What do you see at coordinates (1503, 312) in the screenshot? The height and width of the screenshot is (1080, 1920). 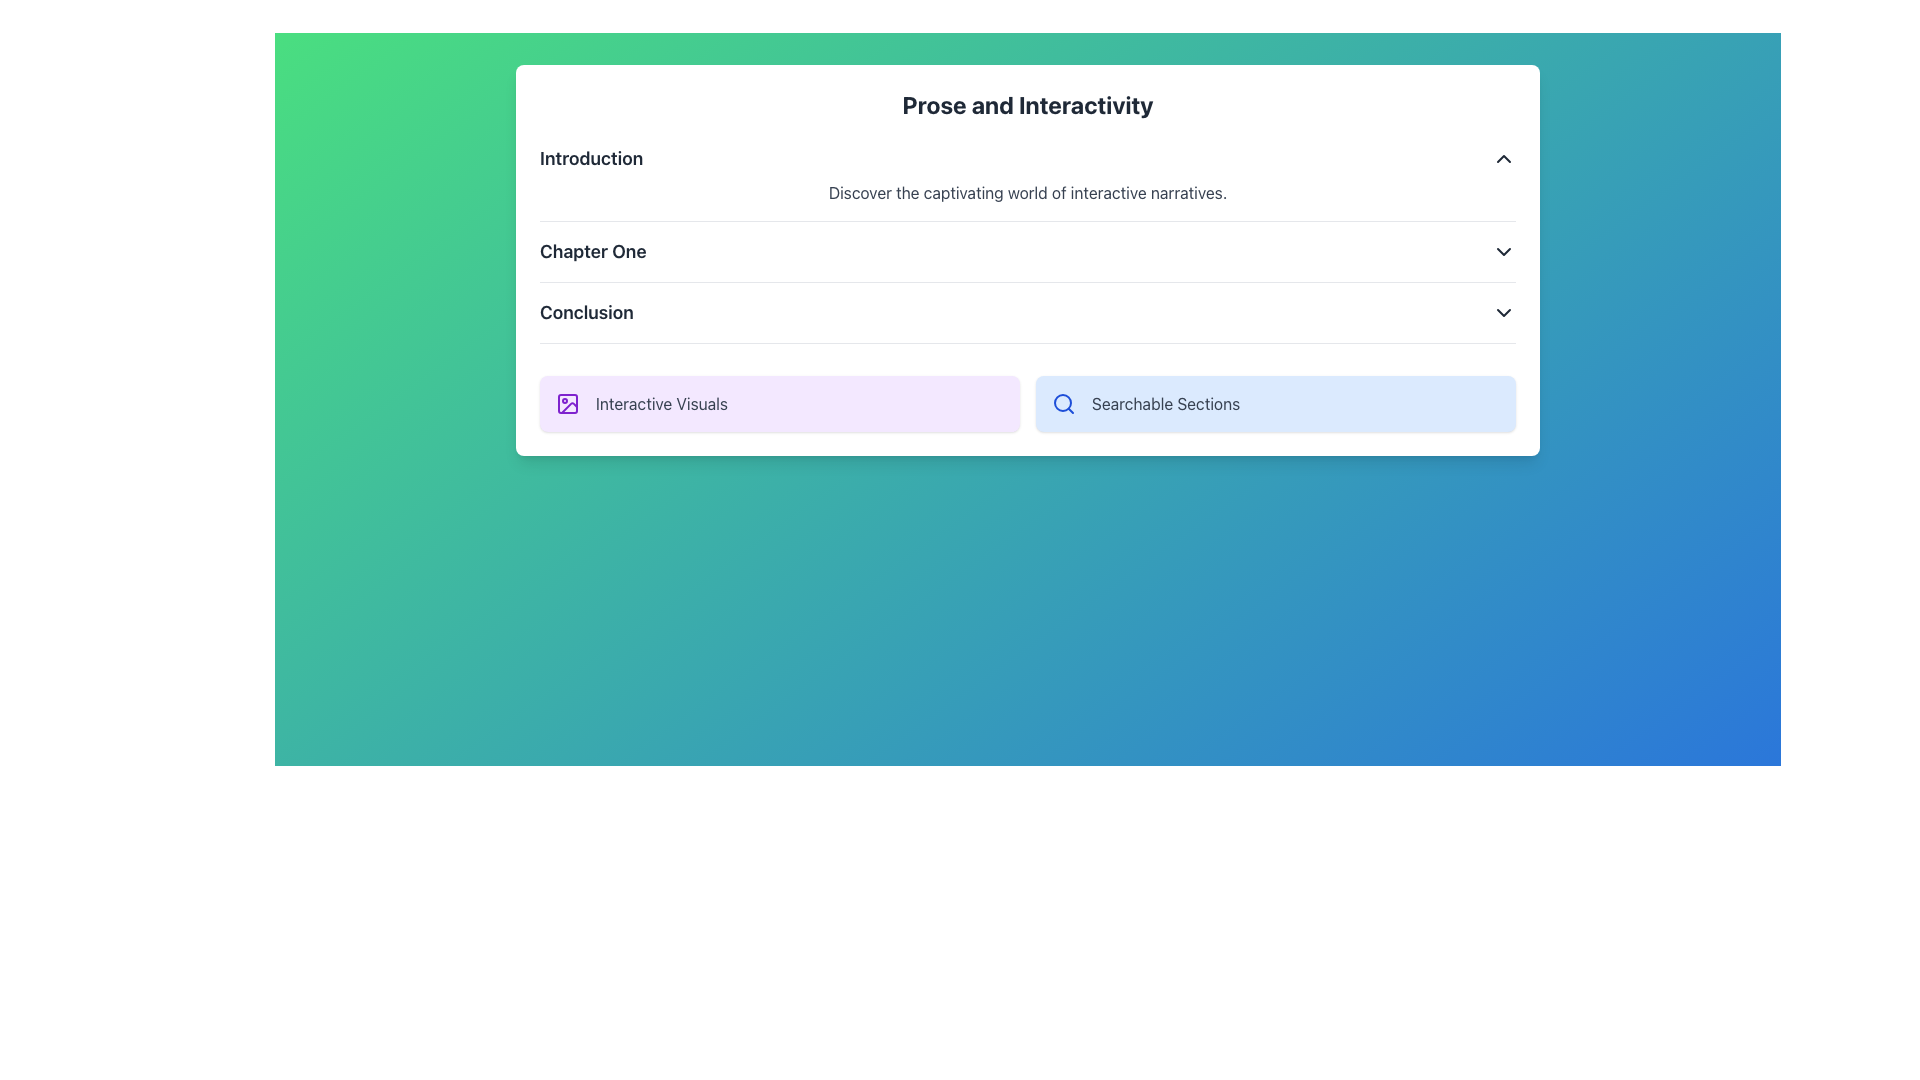 I see `the interactive toggle or dropdown control represented as an SVG icon` at bounding box center [1503, 312].